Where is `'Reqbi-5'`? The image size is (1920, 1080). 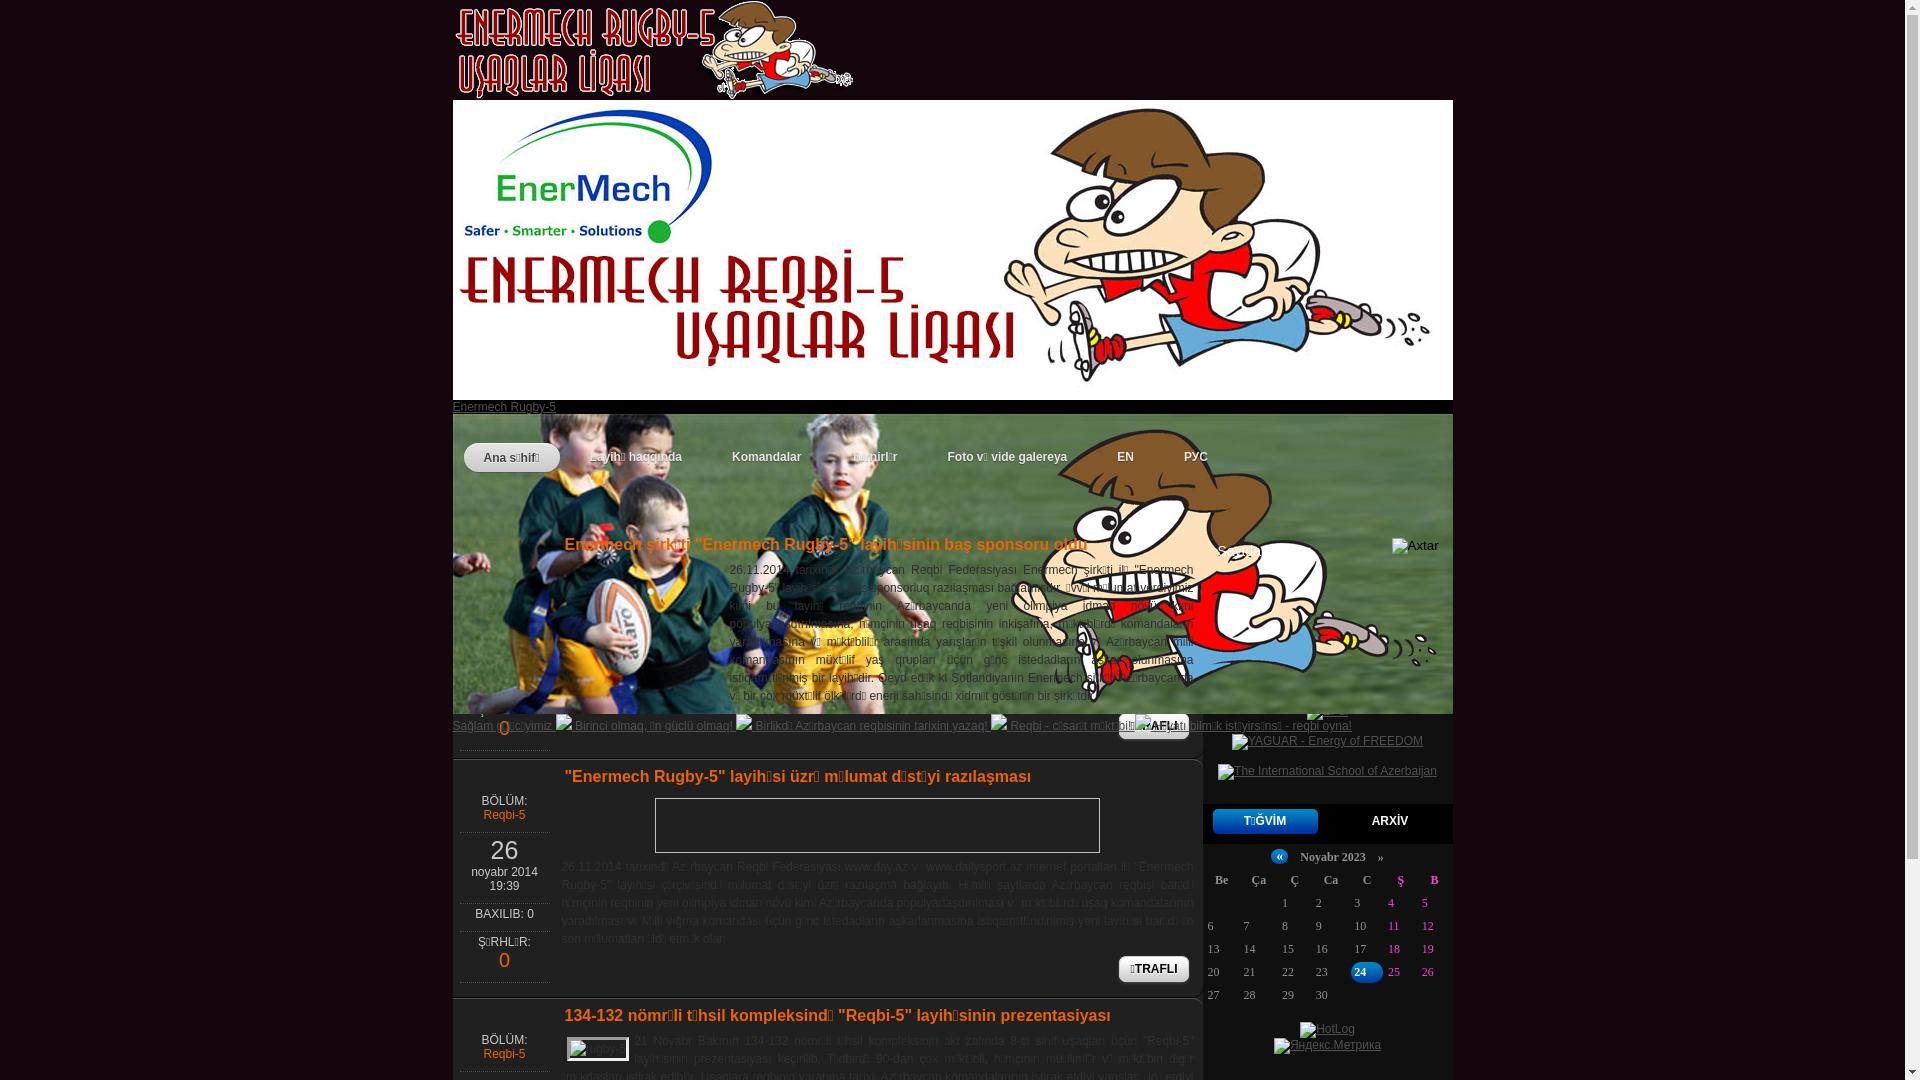
'Reqbi-5' is located at coordinates (504, 814).